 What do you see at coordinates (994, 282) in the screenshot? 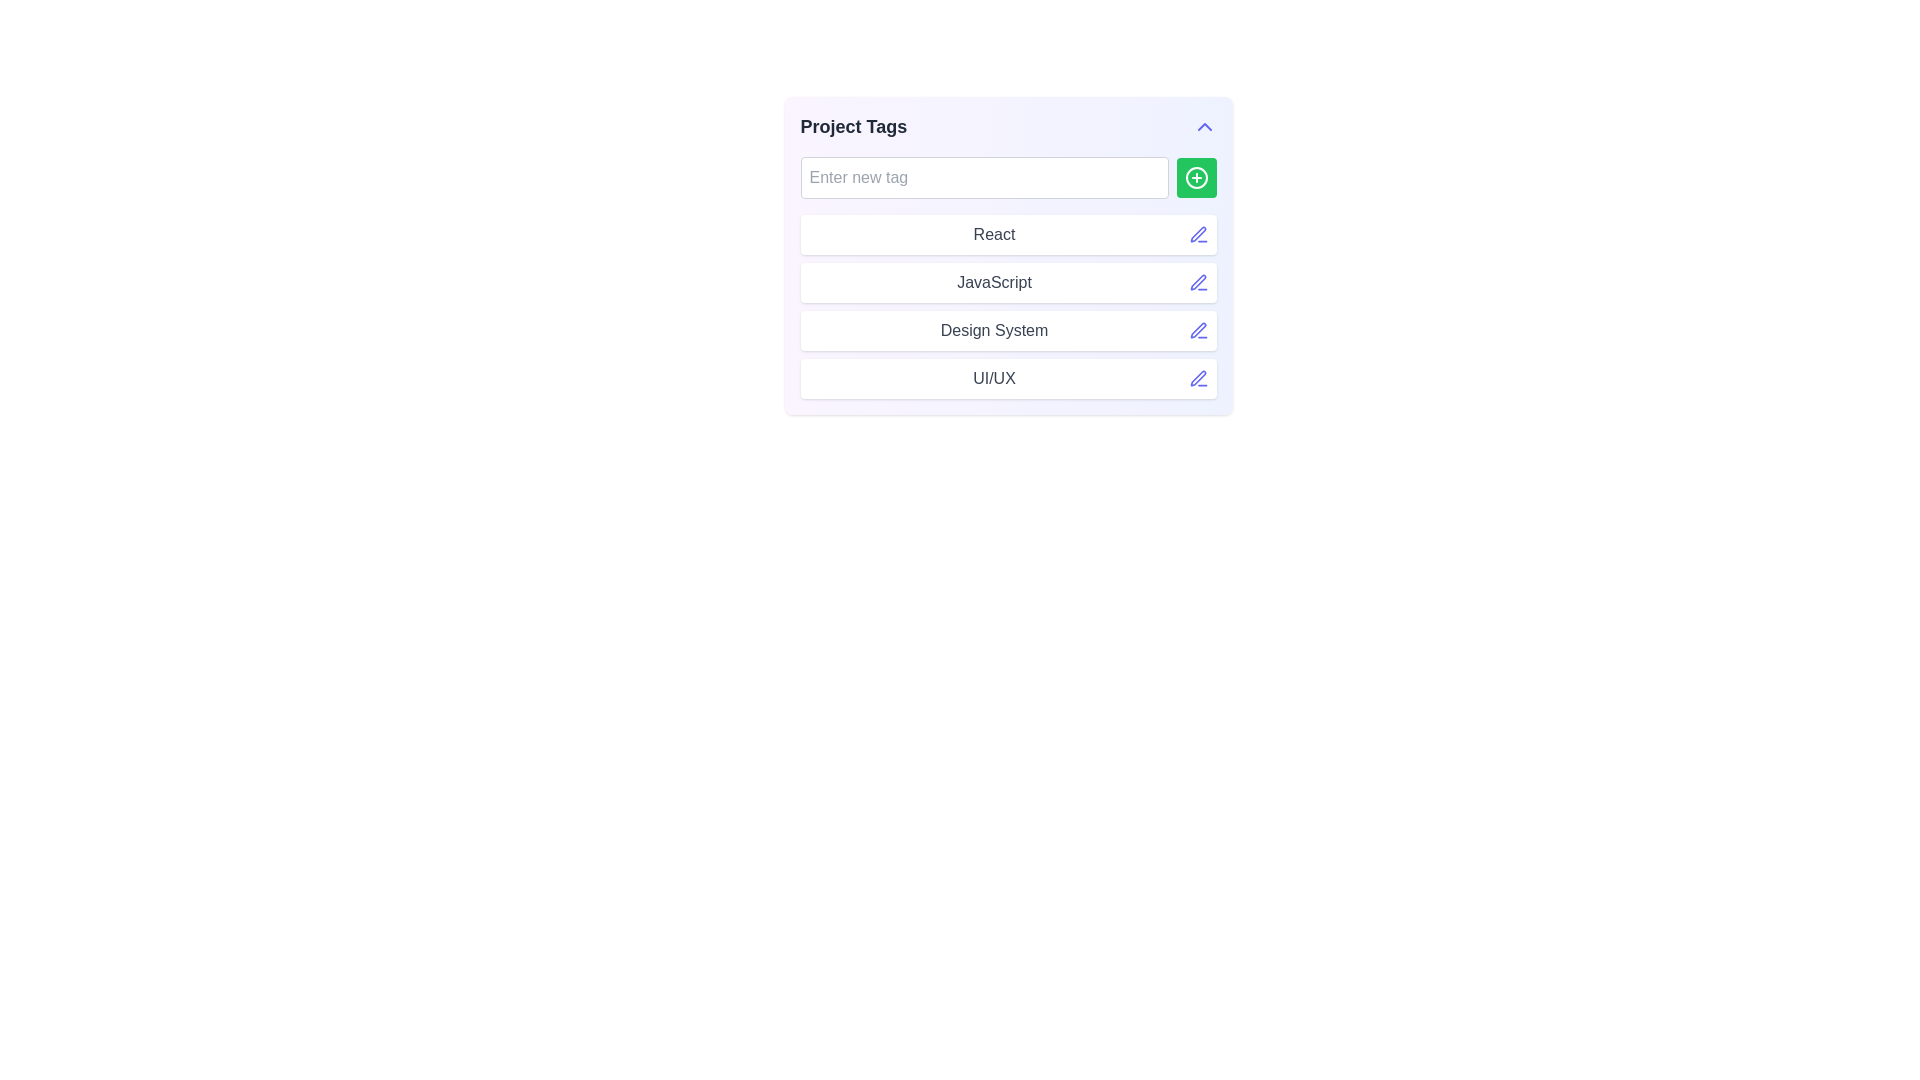
I see `the 'JavaScript' text label, which is prominently displayed in the second entry of the 'Project Tags' section, directly to the left of an edit icon` at bounding box center [994, 282].